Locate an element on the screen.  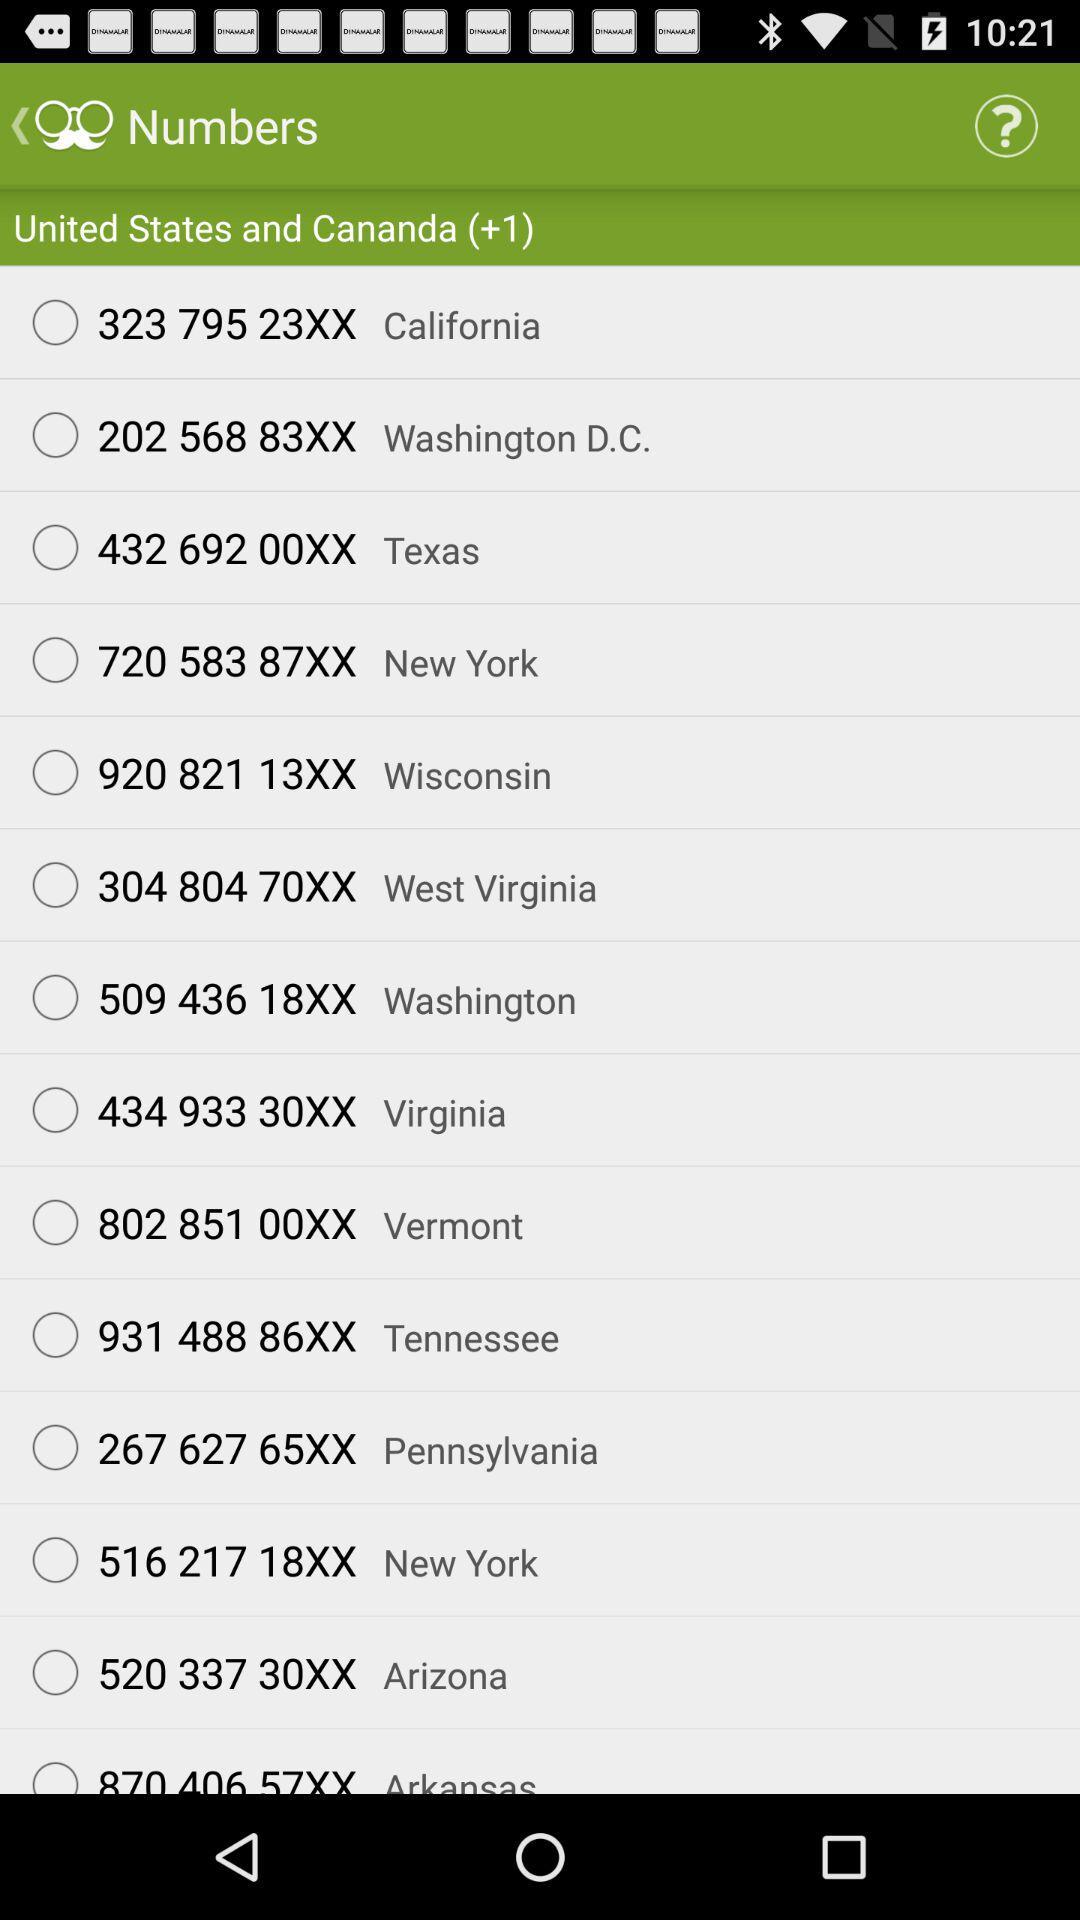
the item to the left of tennessee app is located at coordinates (185, 1334).